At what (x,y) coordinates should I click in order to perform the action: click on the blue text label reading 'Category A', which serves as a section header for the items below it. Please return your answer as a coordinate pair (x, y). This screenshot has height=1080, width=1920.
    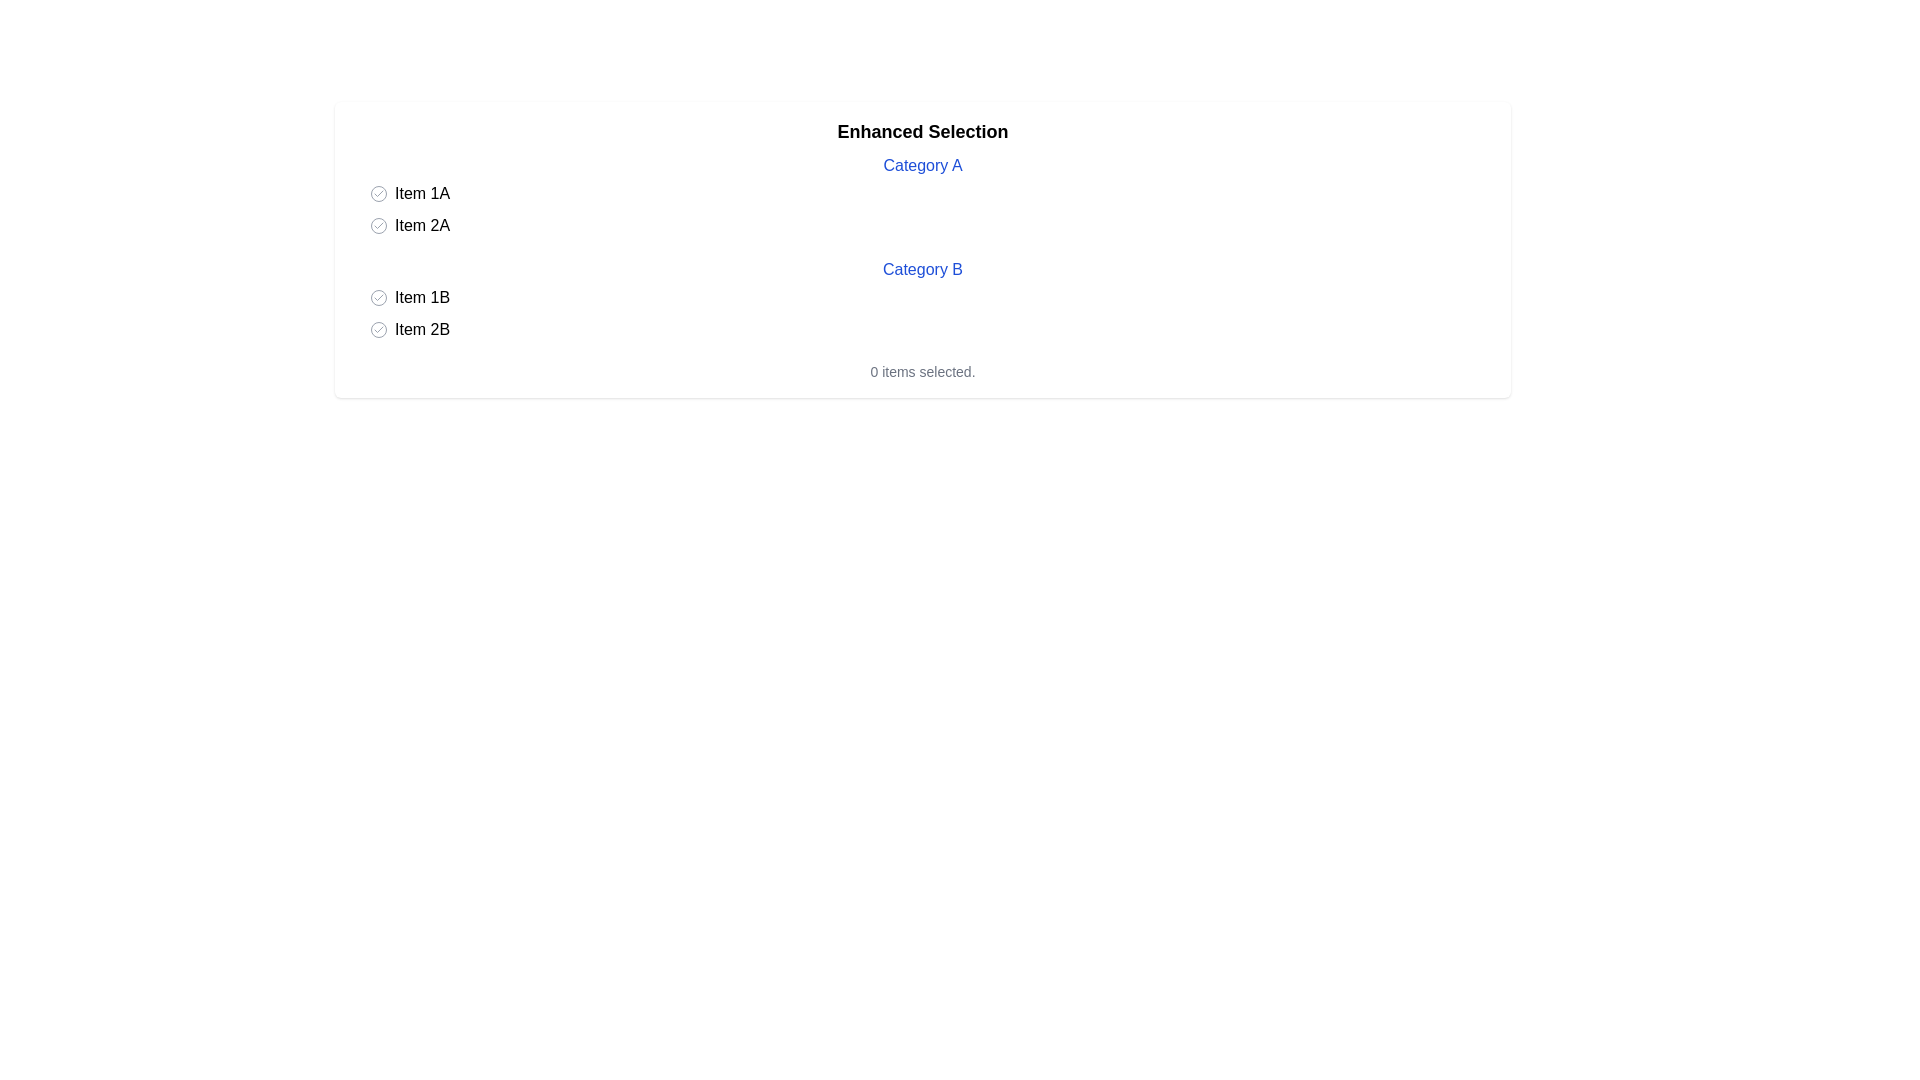
    Looking at the image, I should click on (921, 164).